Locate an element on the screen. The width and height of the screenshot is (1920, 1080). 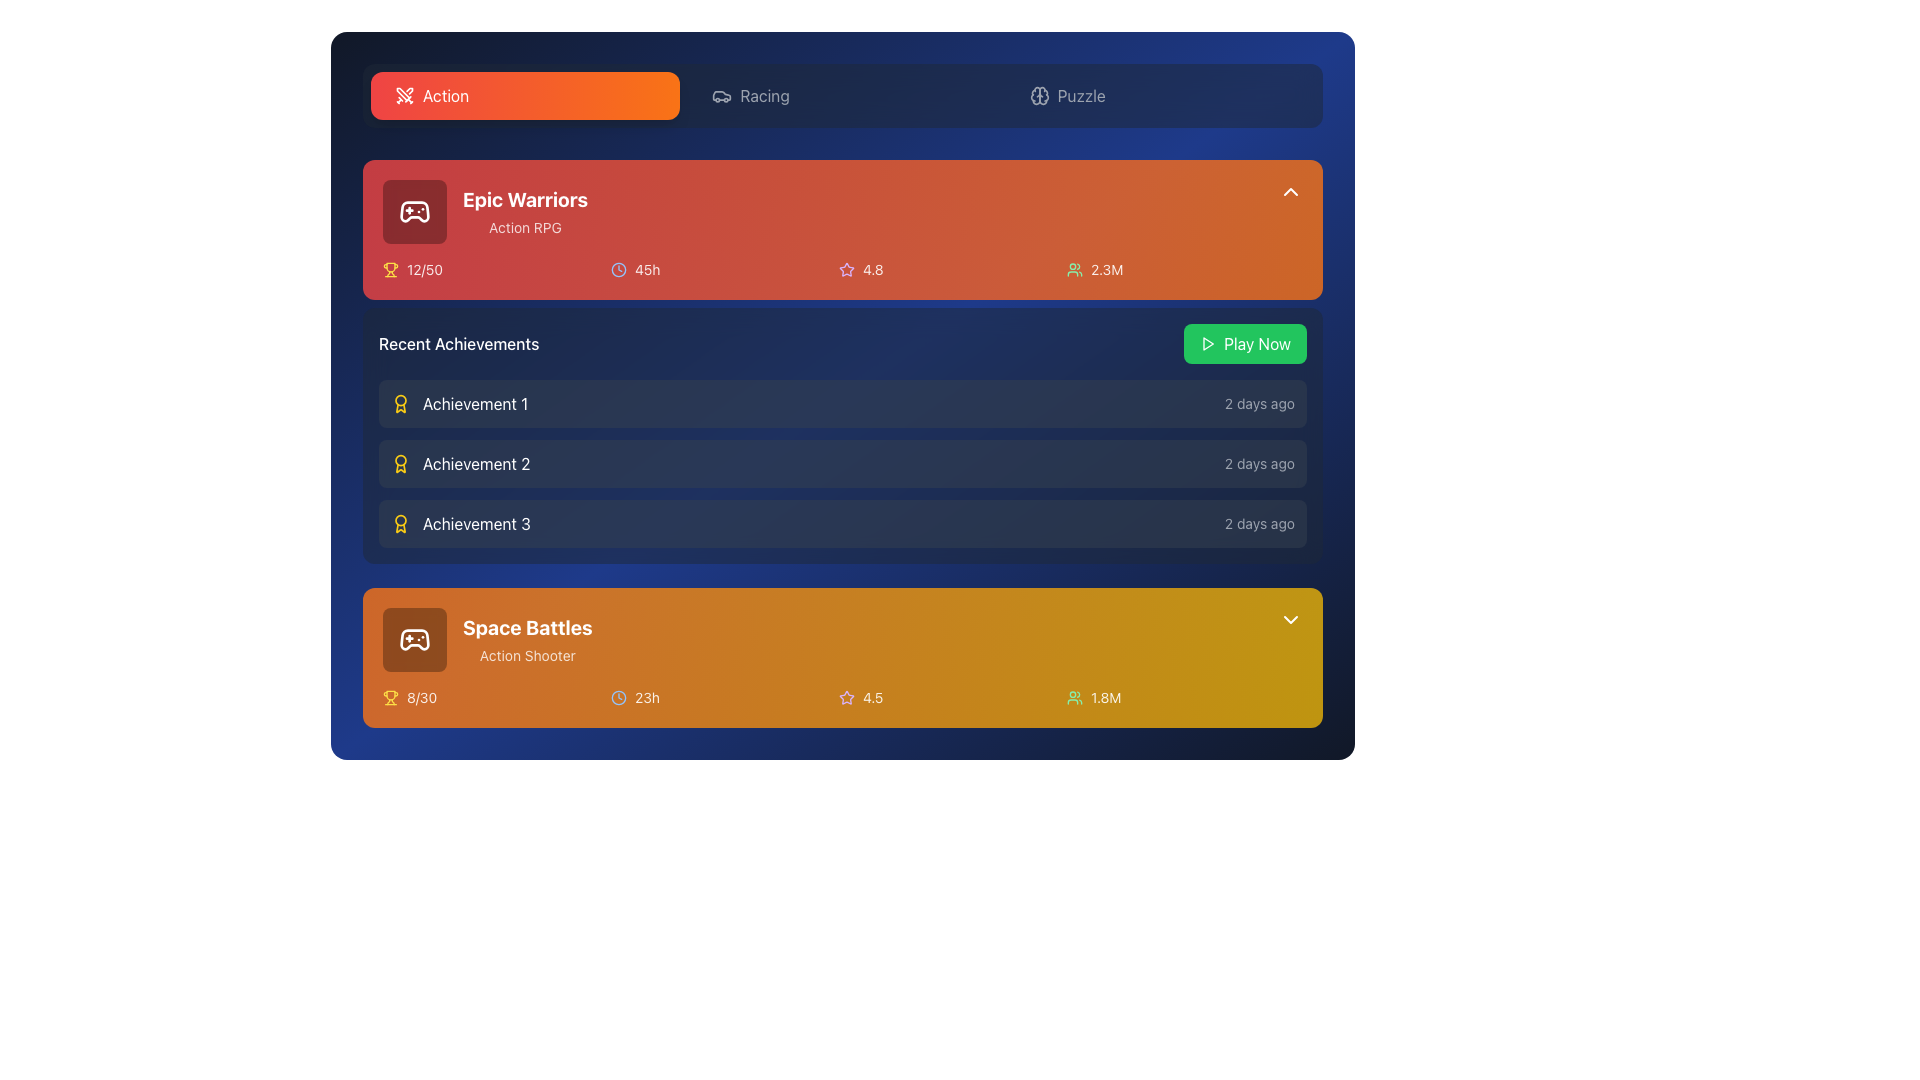
the Text label displaying '23h', which is styled in white with slight transparency and positioned to the right of the clock icon is located at coordinates (647, 697).